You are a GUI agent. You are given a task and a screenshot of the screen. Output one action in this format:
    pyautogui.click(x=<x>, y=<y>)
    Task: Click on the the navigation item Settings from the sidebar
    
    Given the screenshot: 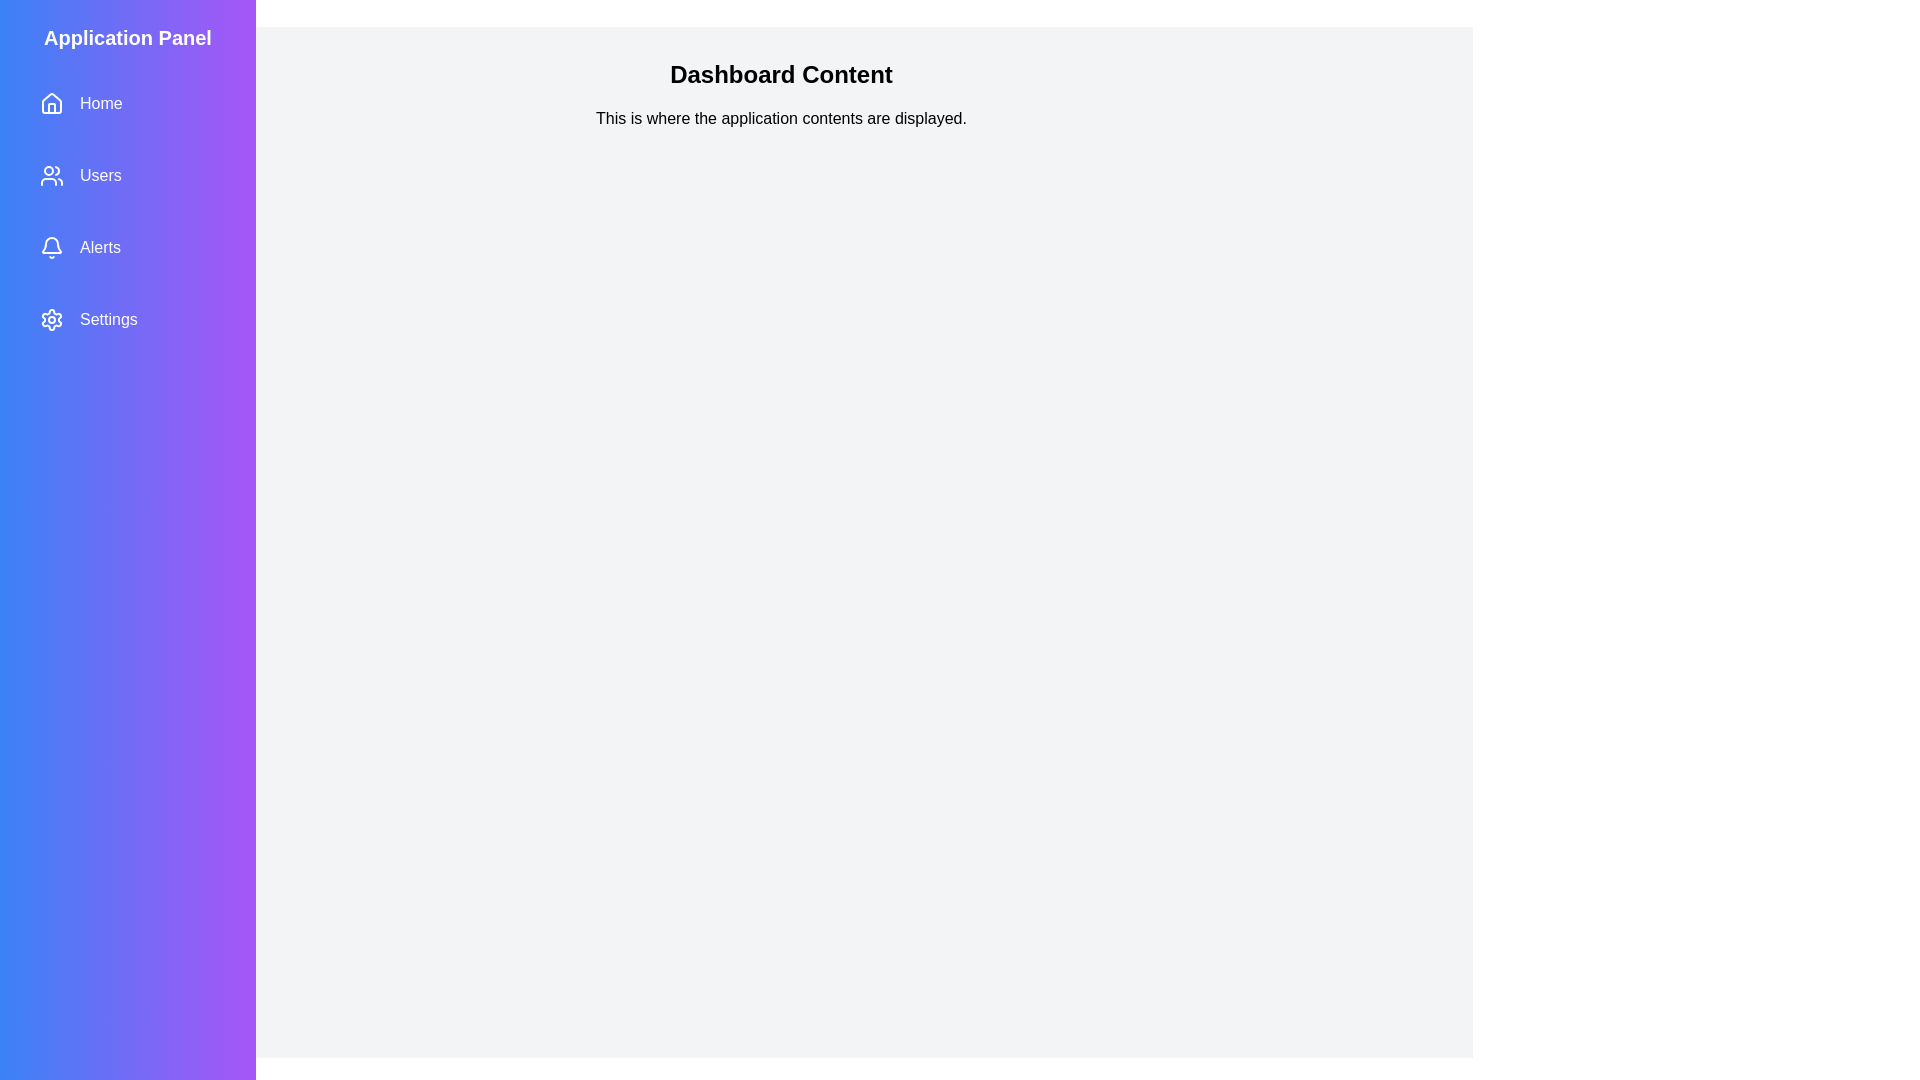 What is the action you would take?
    pyautogui.click(x=127, y=319)
    